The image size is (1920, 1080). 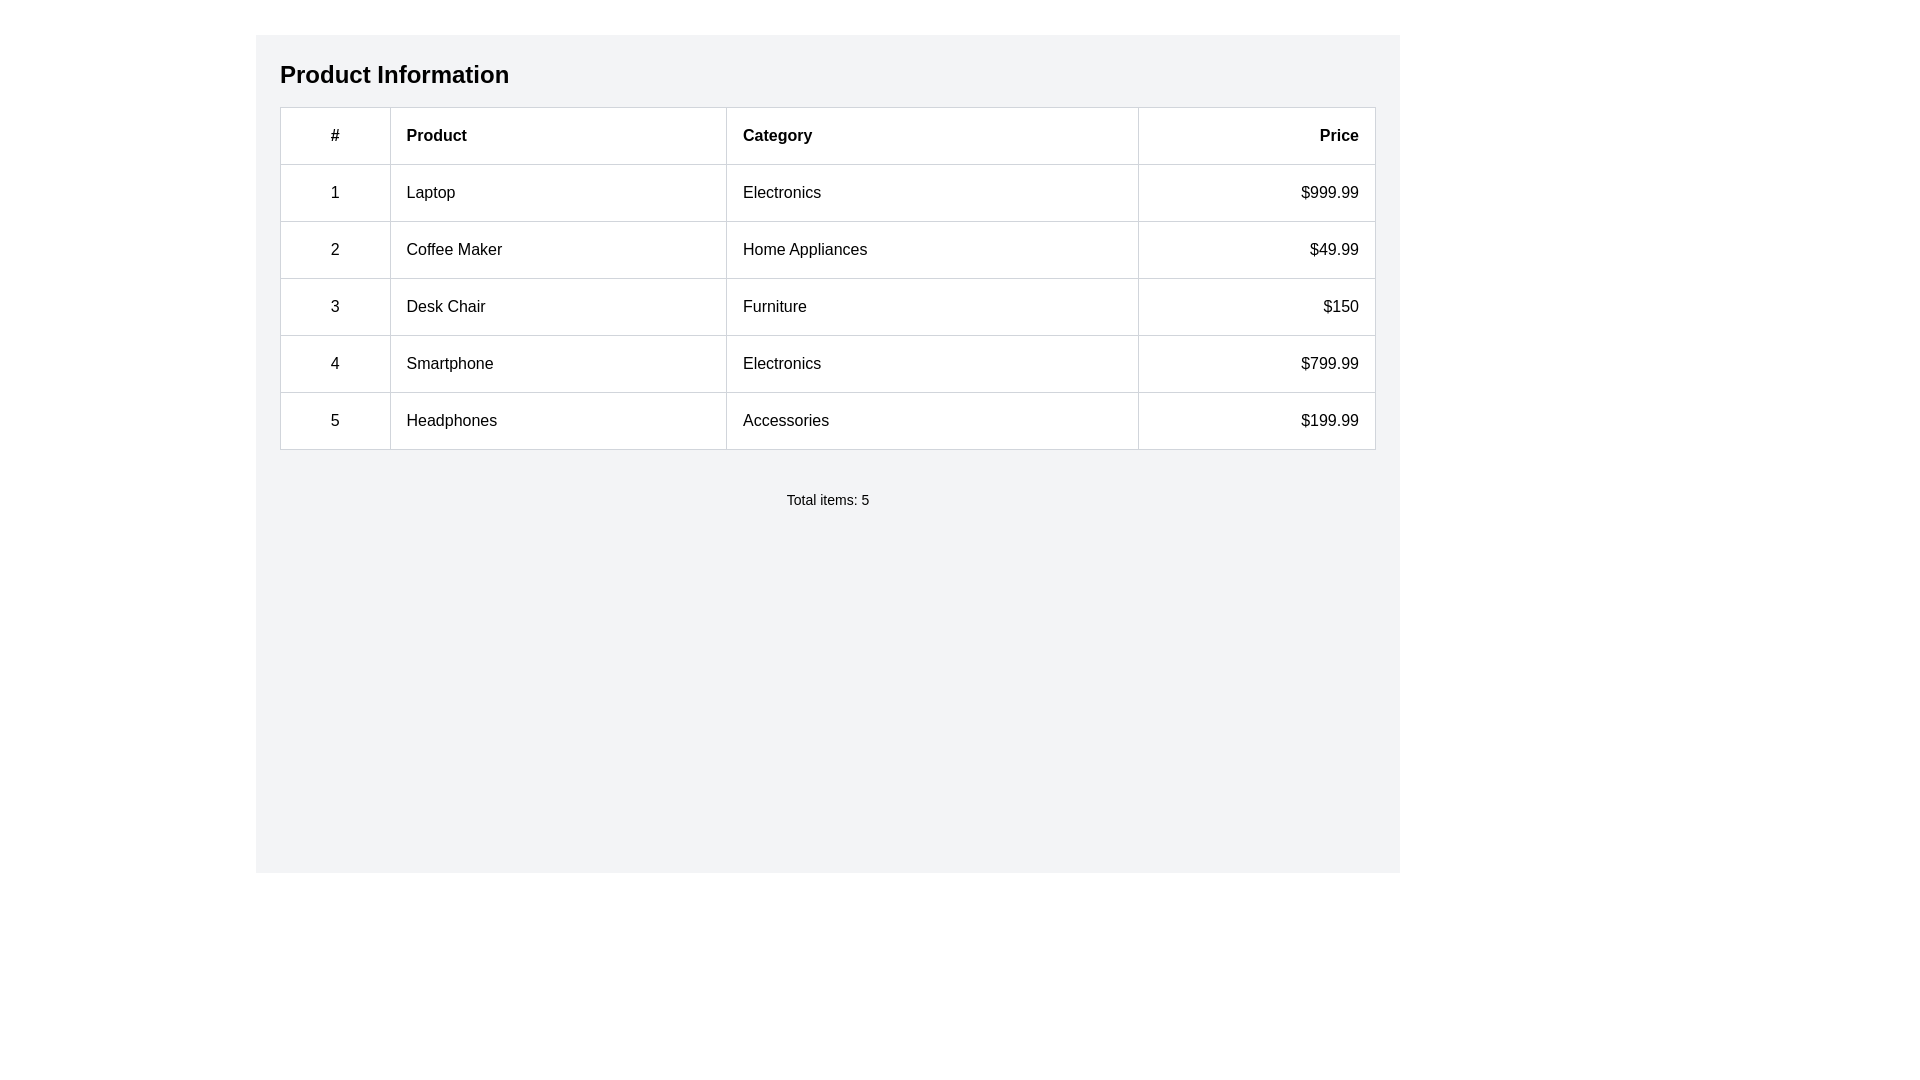 I want to click on the first row of the product information table that displays detailed product information including serial number, name, category, and price, so click(x=828, y=192).